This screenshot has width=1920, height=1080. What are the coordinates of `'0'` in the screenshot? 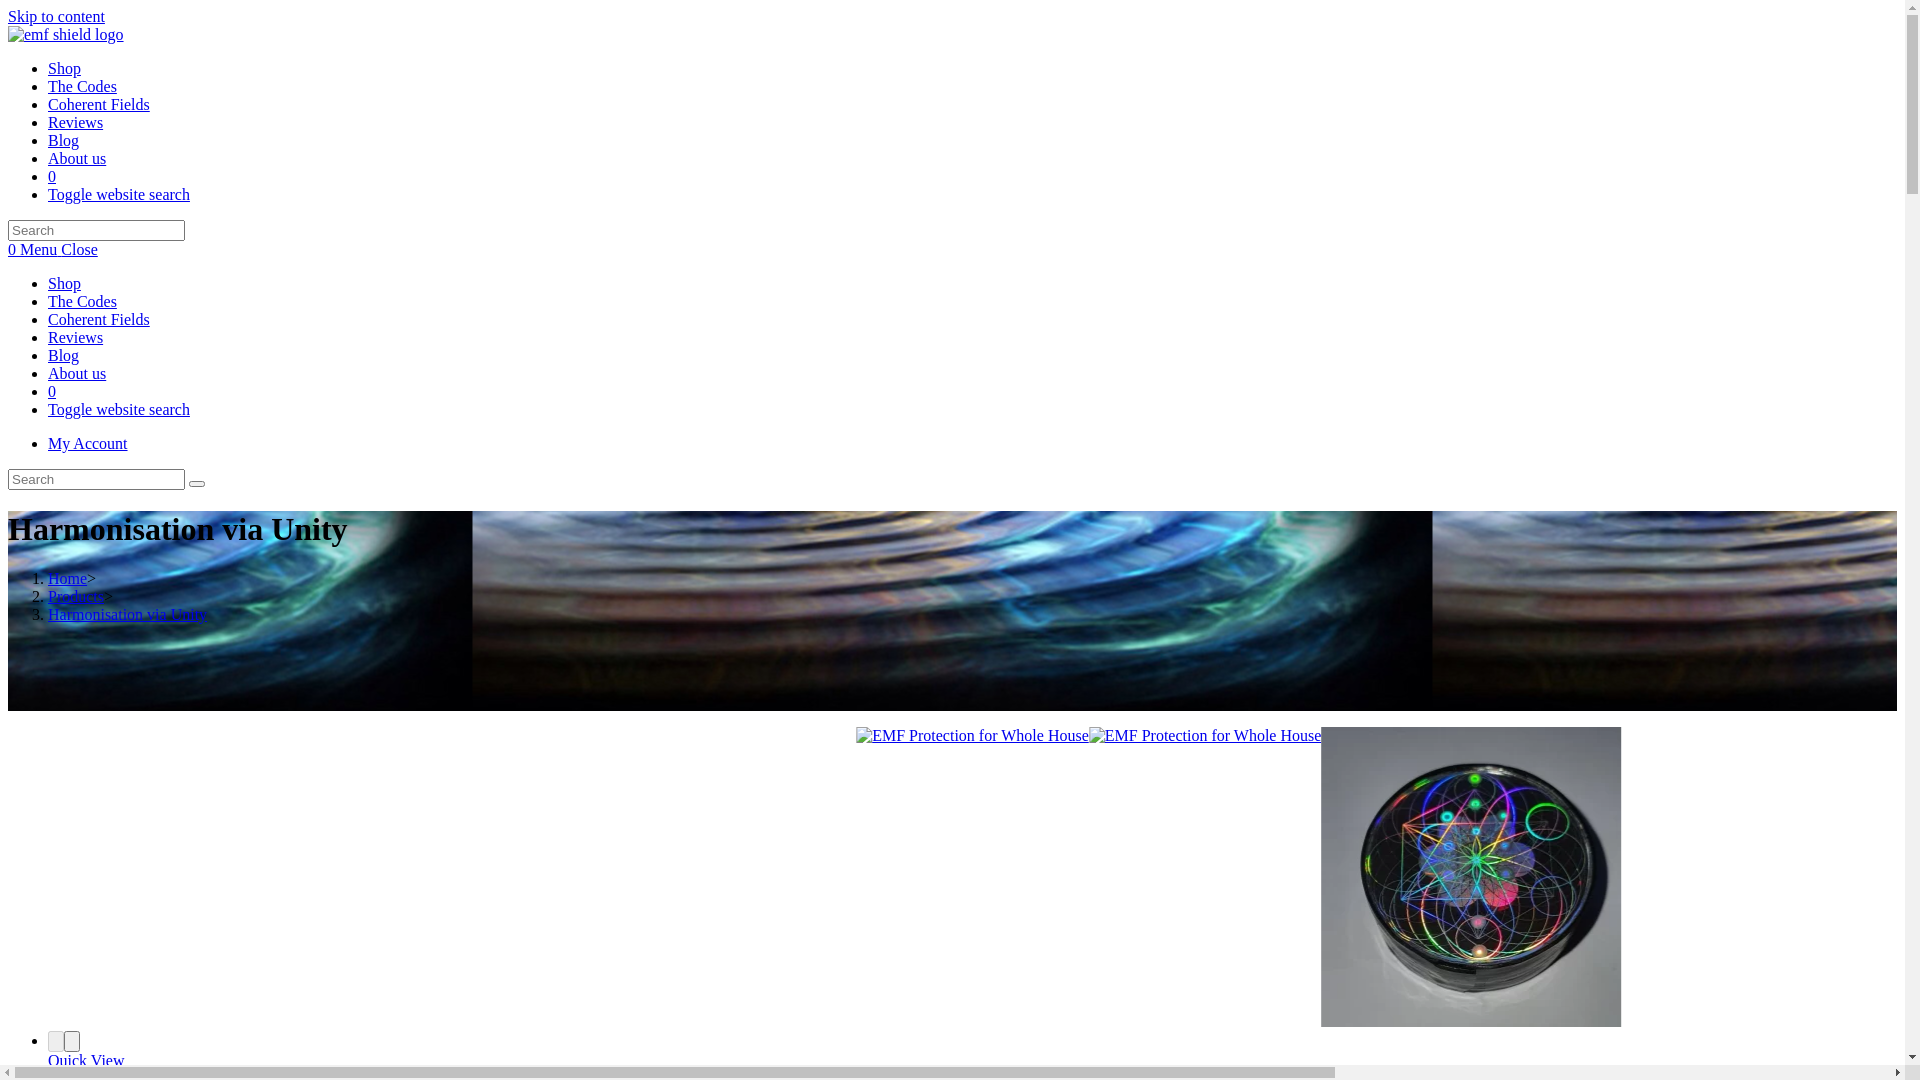 It's located at (52, 391).